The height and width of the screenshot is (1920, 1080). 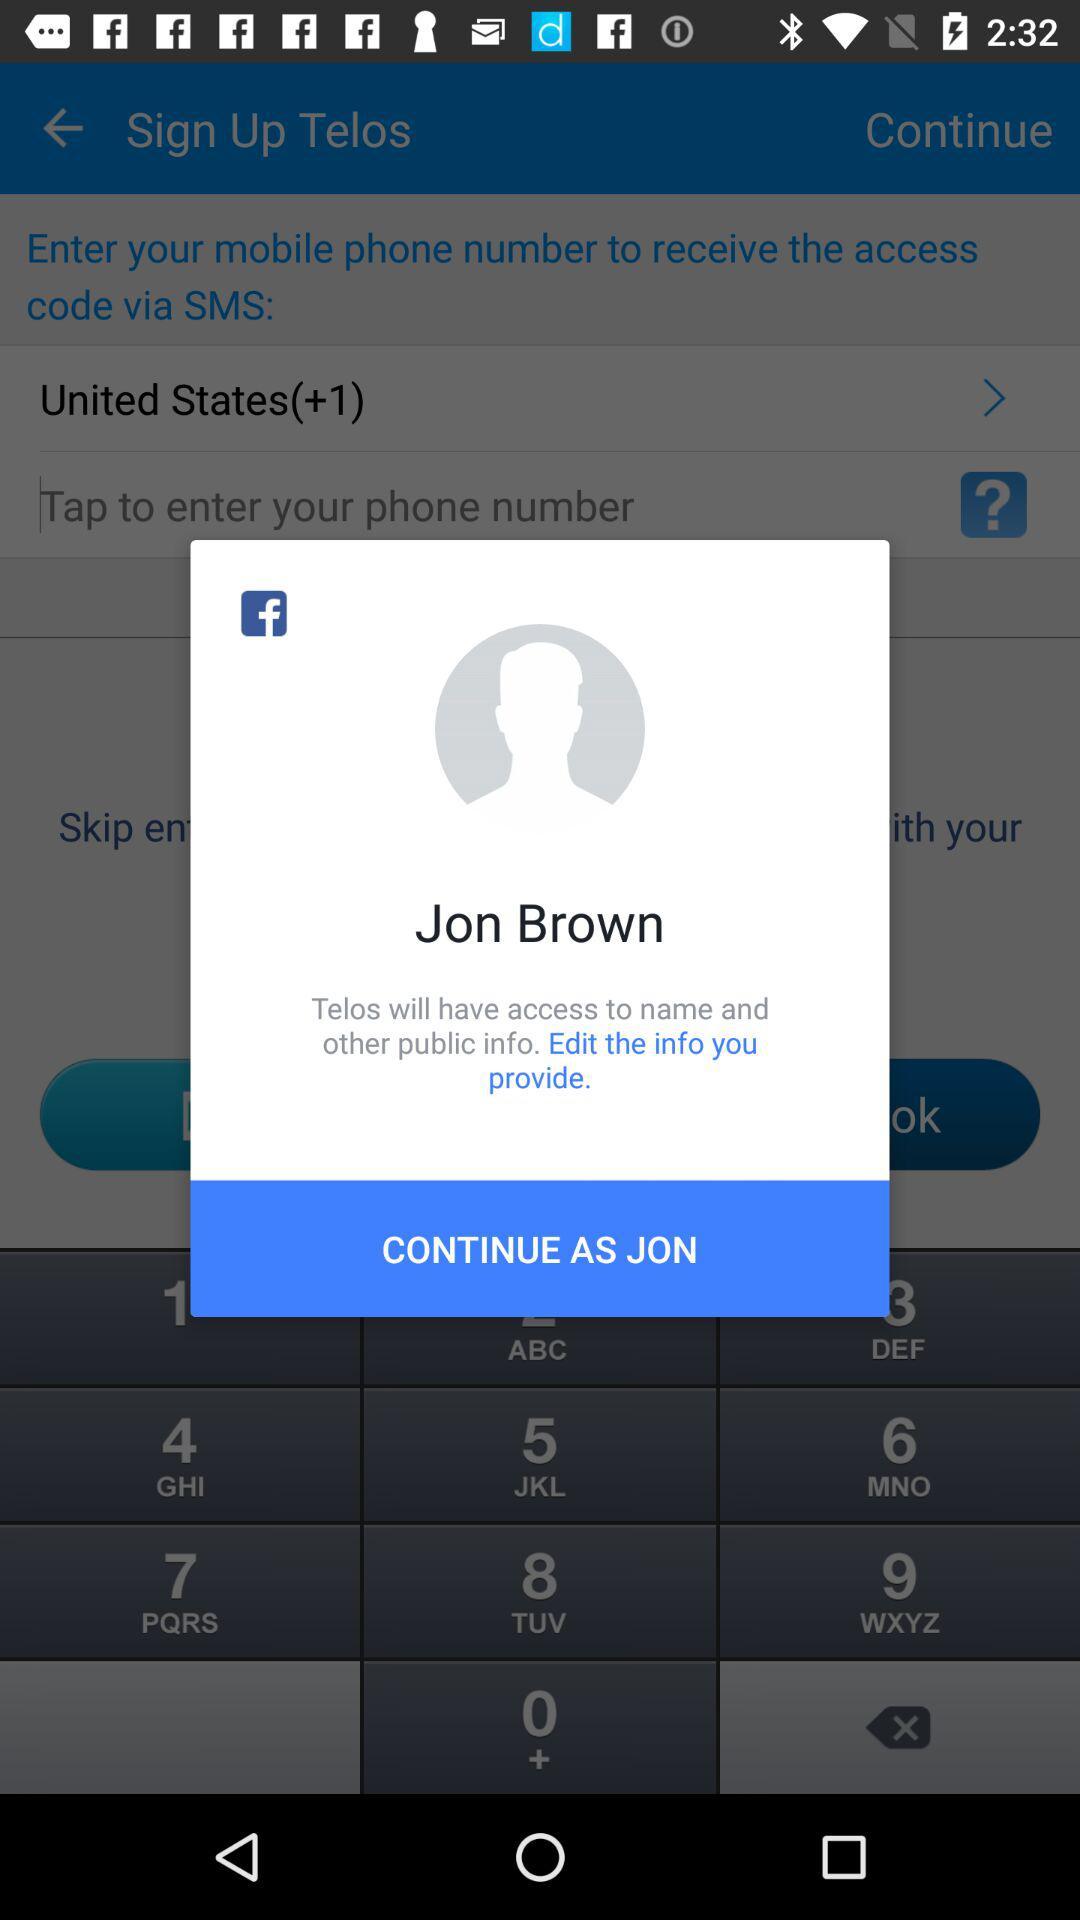 I want to click on the continue as jon icon, so click(x=540, y=1247).